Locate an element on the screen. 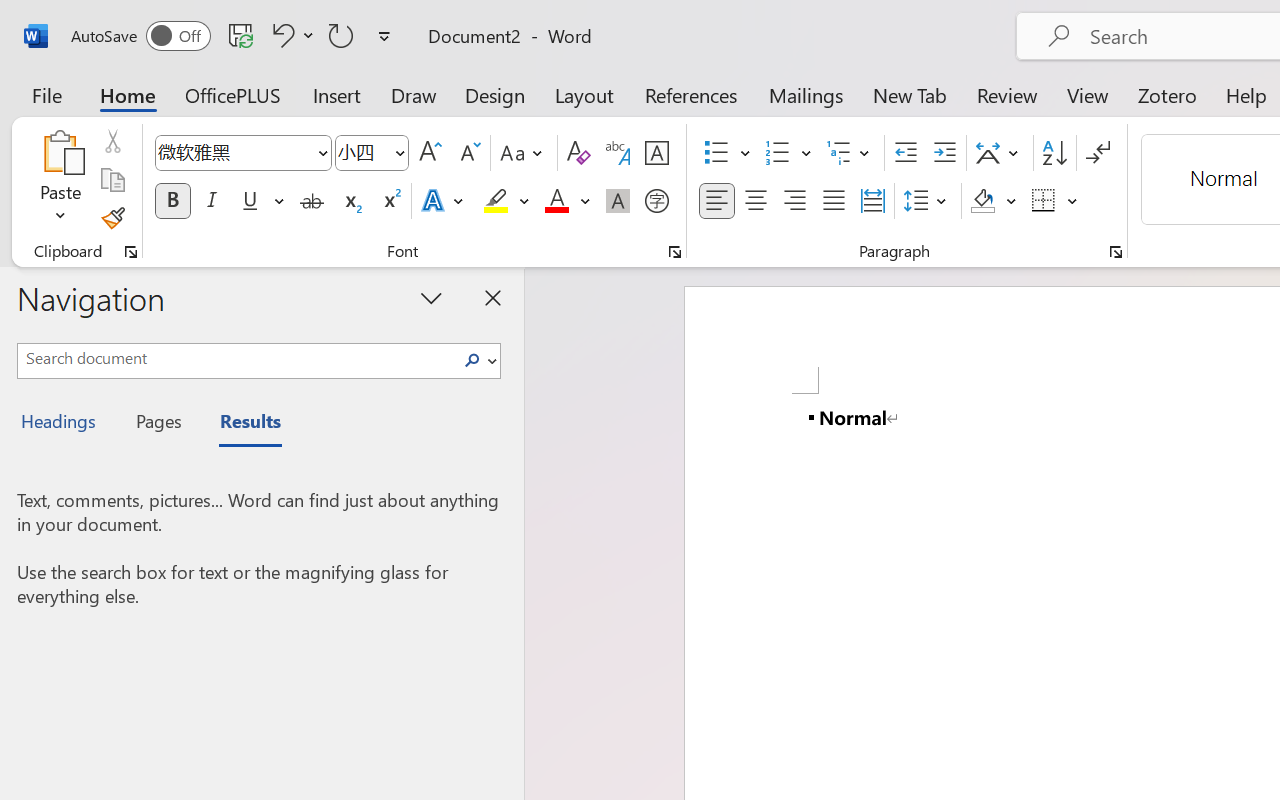  'Insert' is located at coordinates (337, 94).